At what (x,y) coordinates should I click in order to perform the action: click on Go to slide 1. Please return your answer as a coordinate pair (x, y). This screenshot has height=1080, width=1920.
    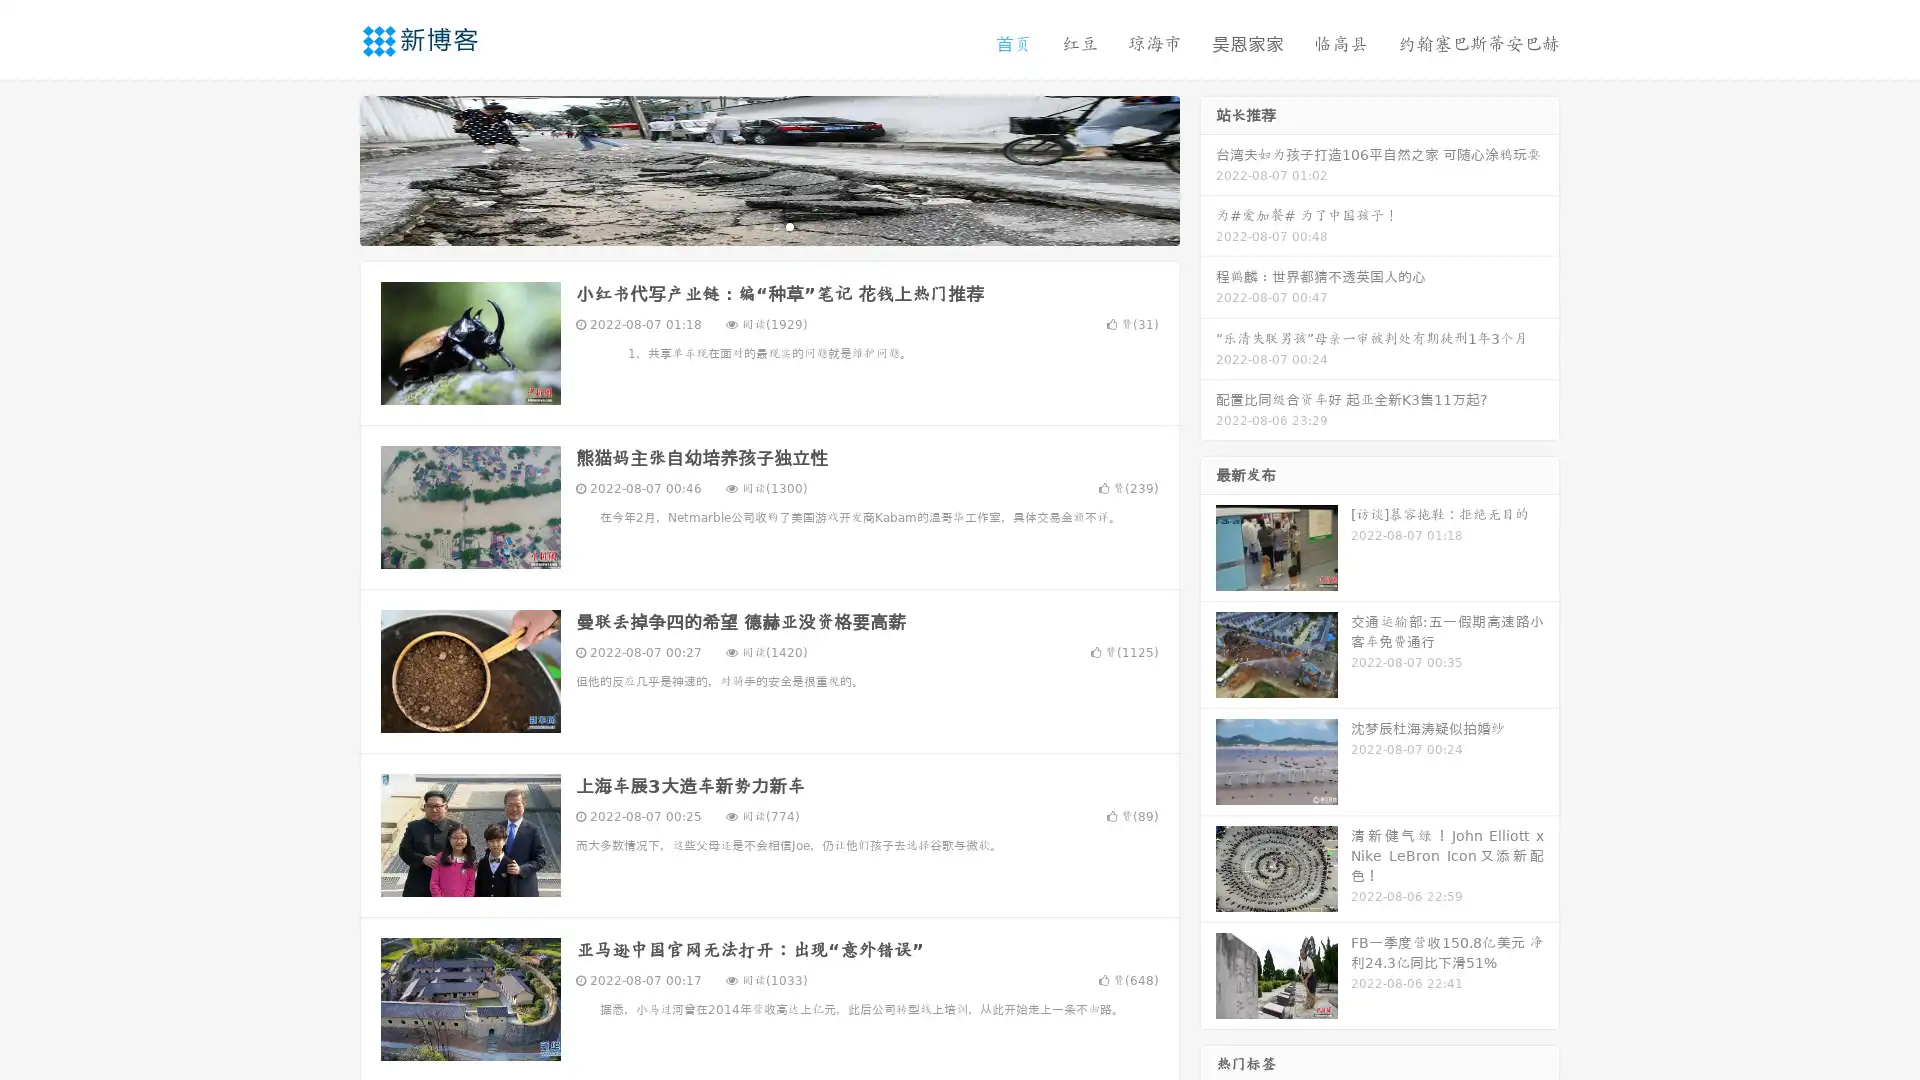
    Looking at the image, I should click on (748, 225).